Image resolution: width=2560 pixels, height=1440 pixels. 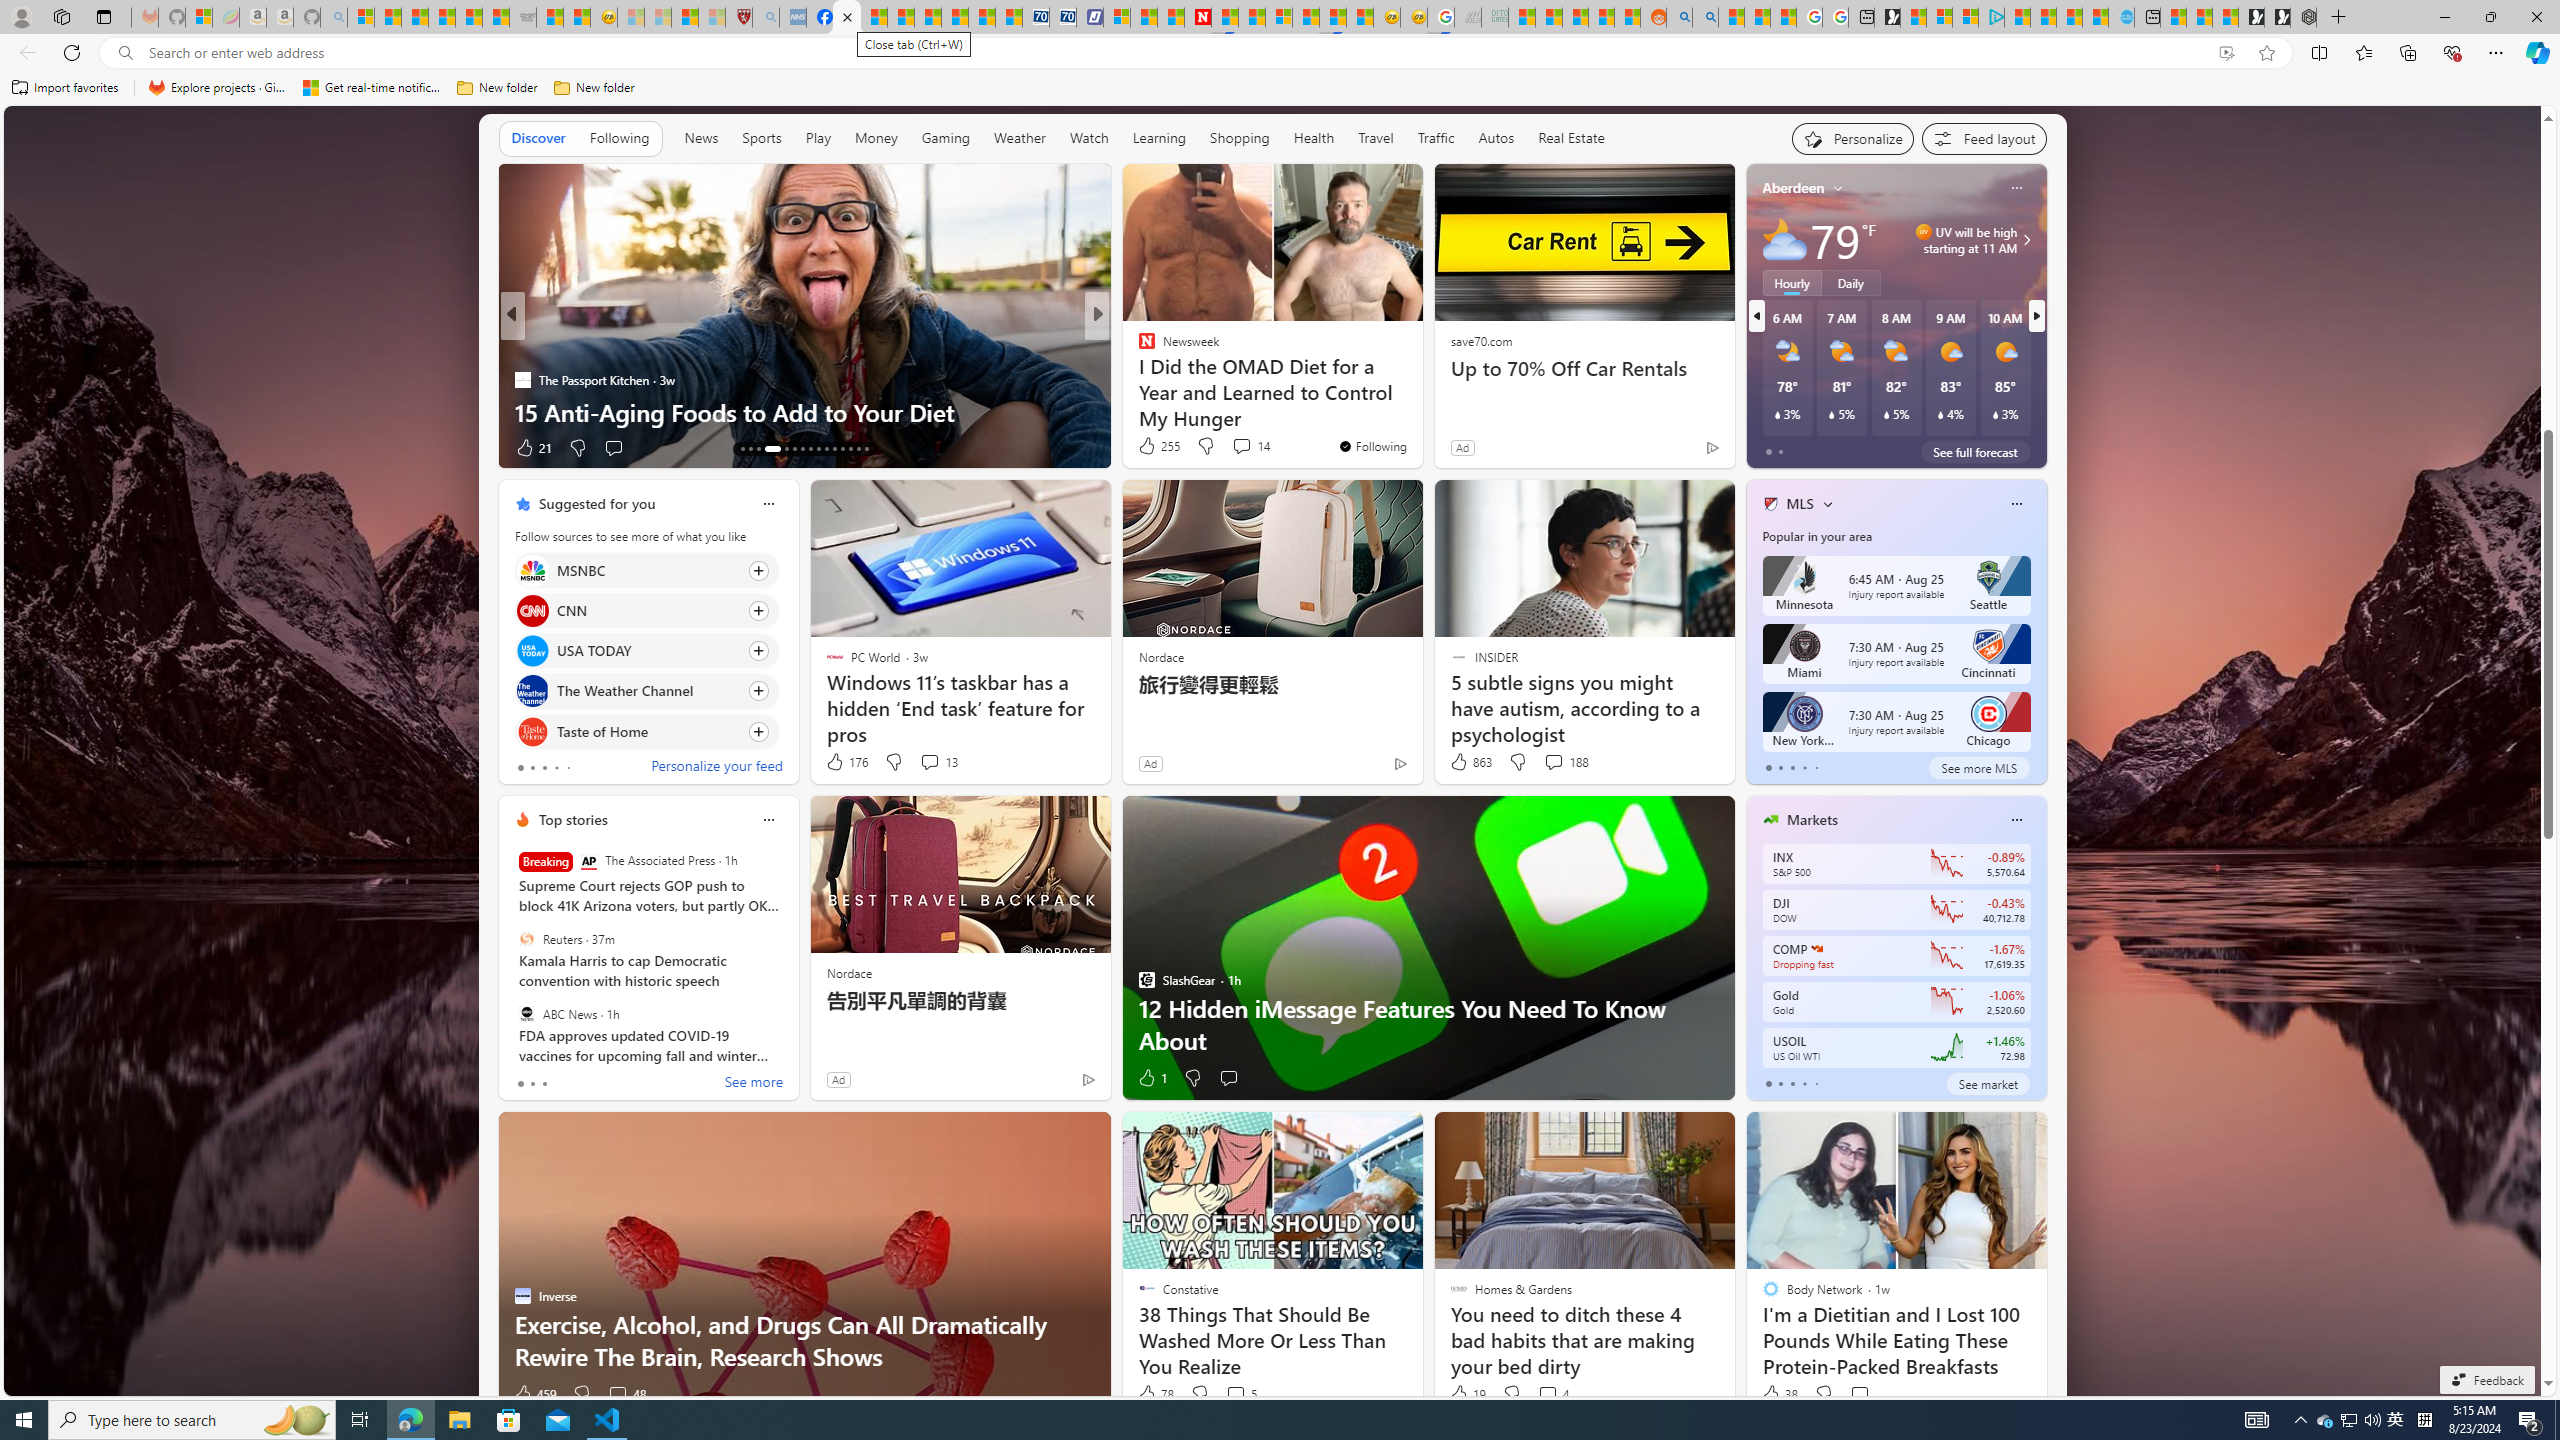 What do you see at coordinates (826, 448) in the screenshot?
I see `'AutomationID: tab-75'` at bounding box center [826, 448].